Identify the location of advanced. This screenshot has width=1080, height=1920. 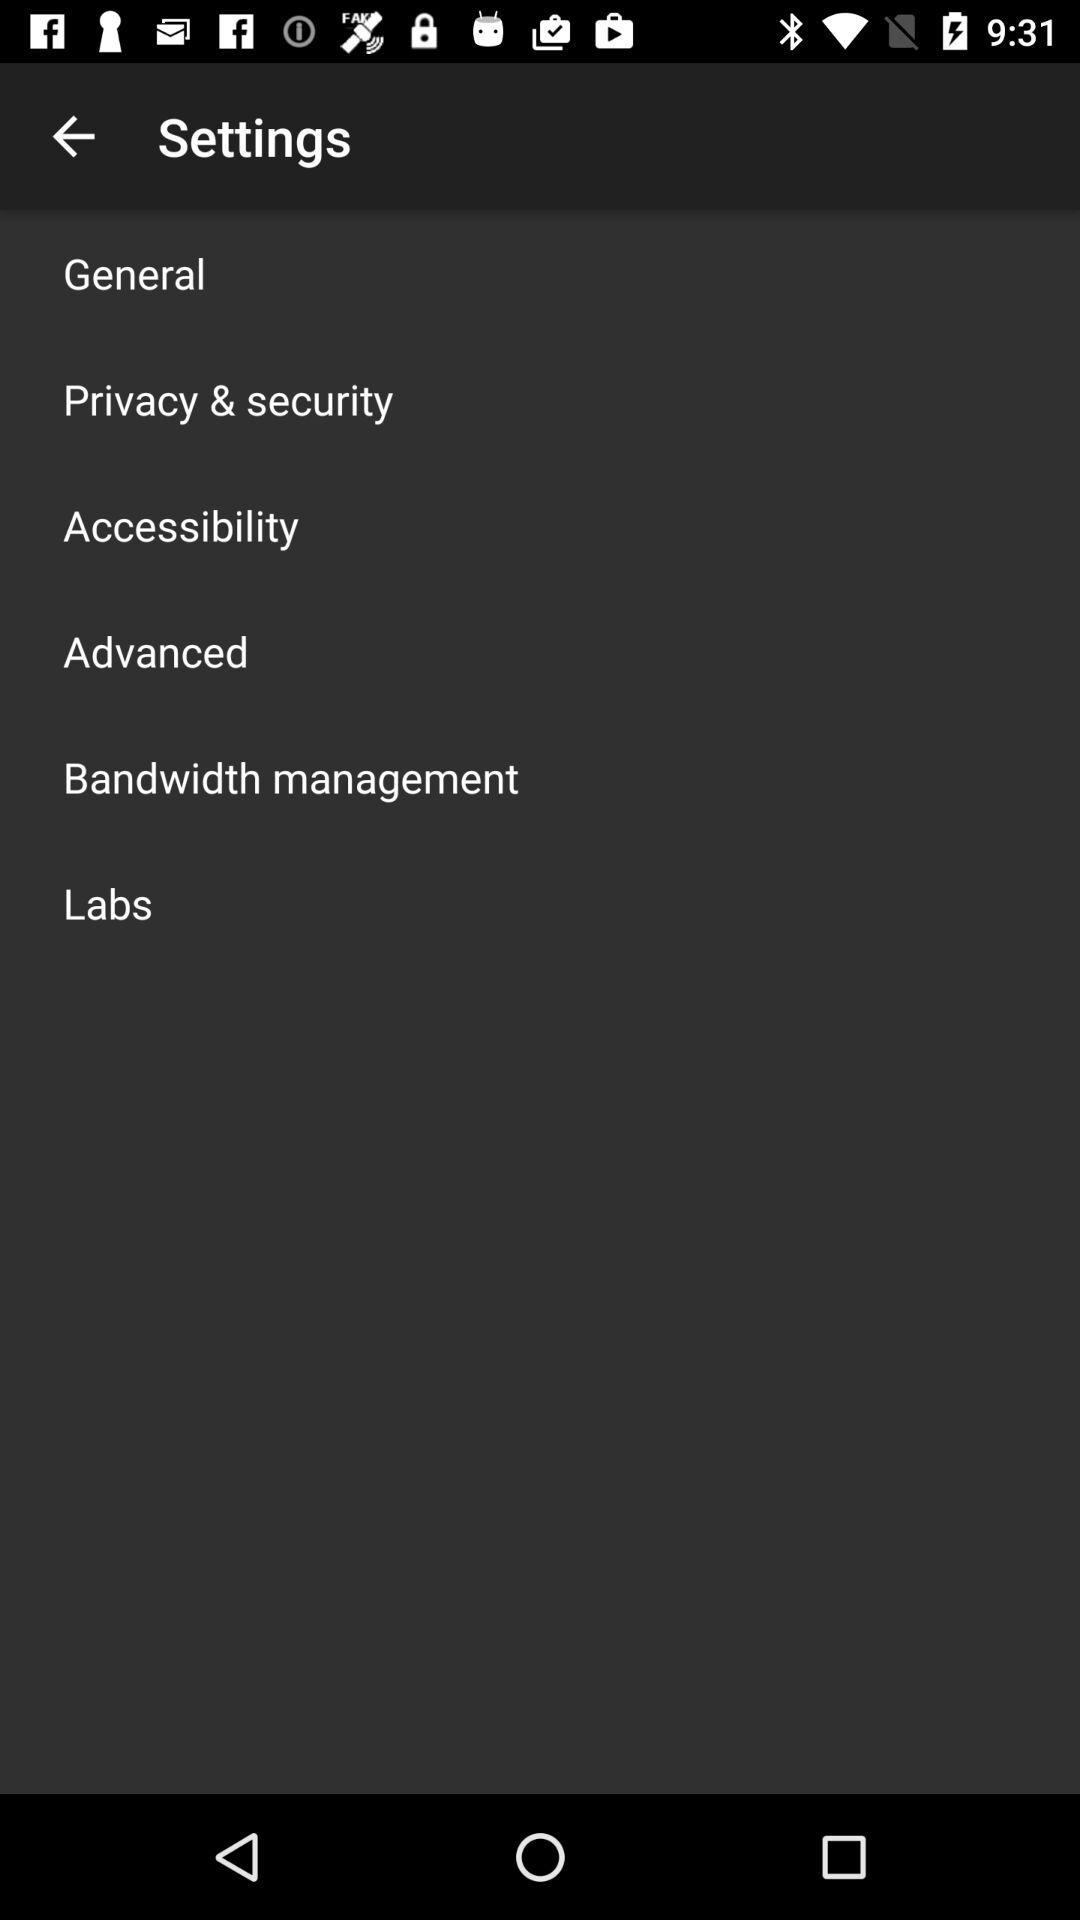
(154, 651).